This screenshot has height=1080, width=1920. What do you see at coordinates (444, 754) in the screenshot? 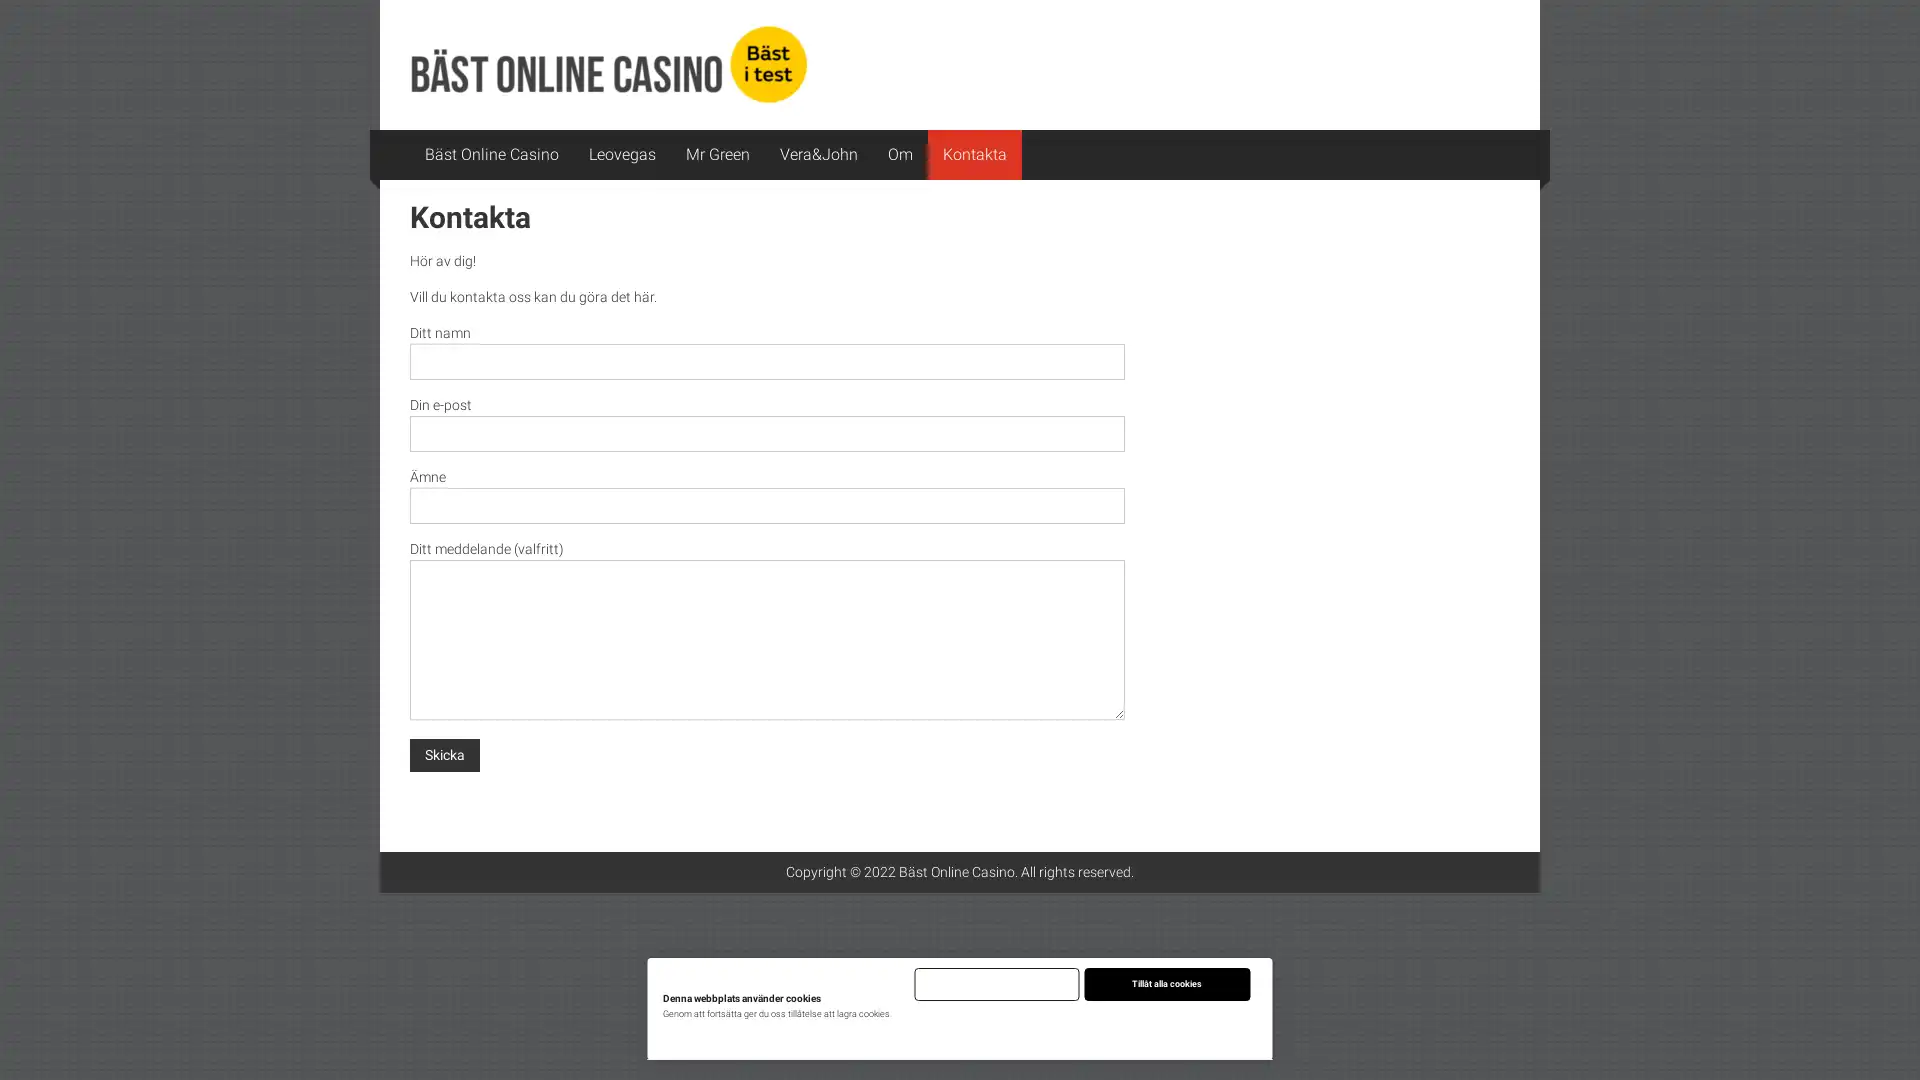
I see `Skicka` at bounding box center [444, 754].